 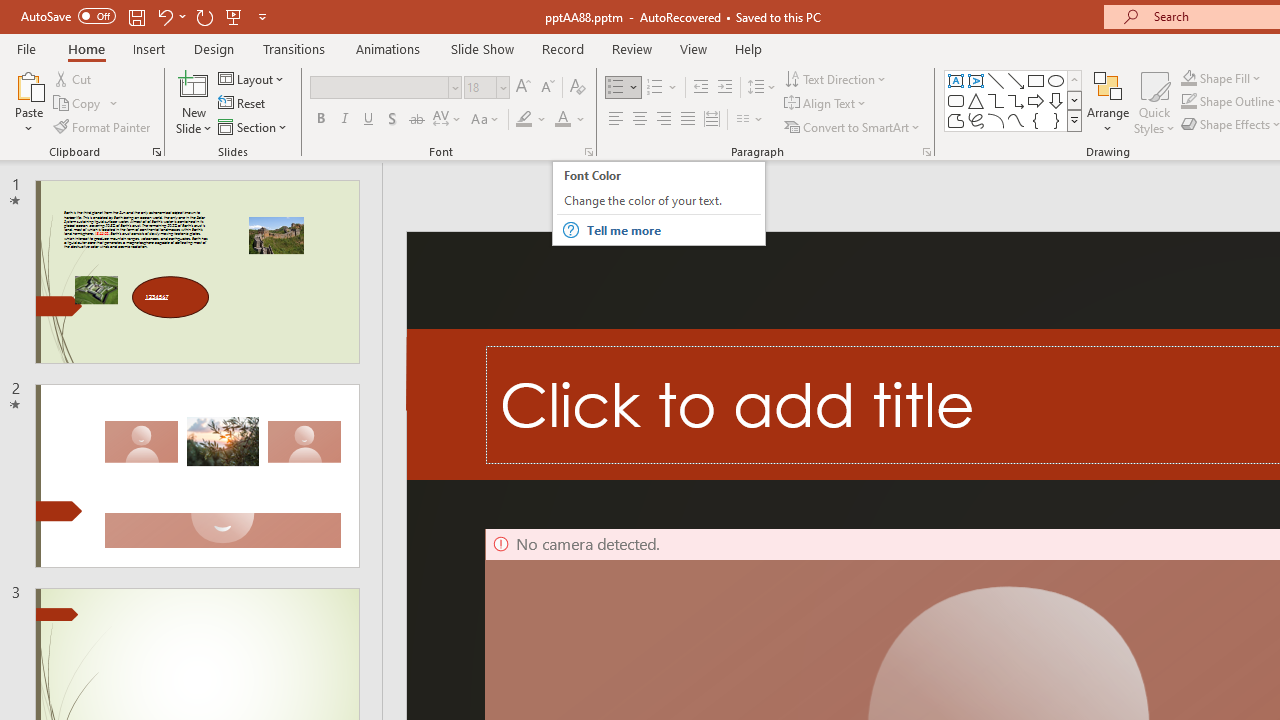 What do you see at coordinates (1189, 101) in the screenshot?
I see `'Shape Outline Teal, Accent 1'` at bounding box center [1189, 101].